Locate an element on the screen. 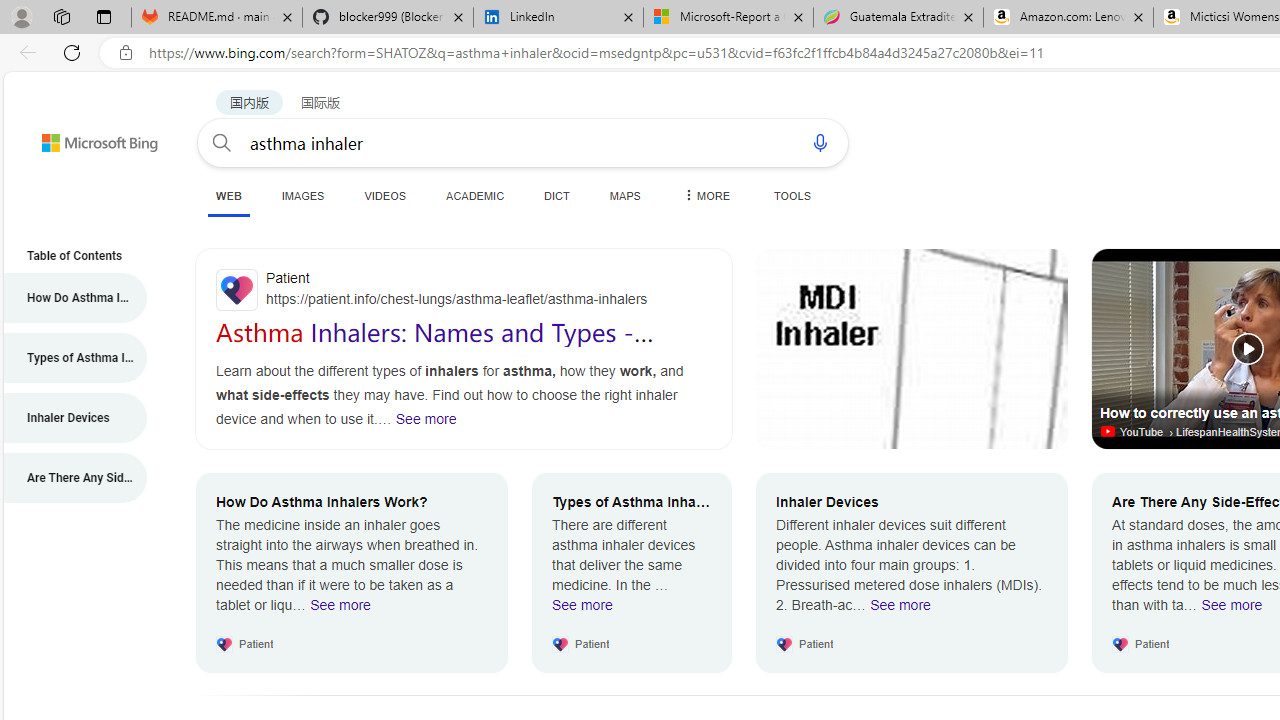 Image resolution: width=1280 pixels, height=720 pixels. 'WEB' is located at coordinates (228, 197).